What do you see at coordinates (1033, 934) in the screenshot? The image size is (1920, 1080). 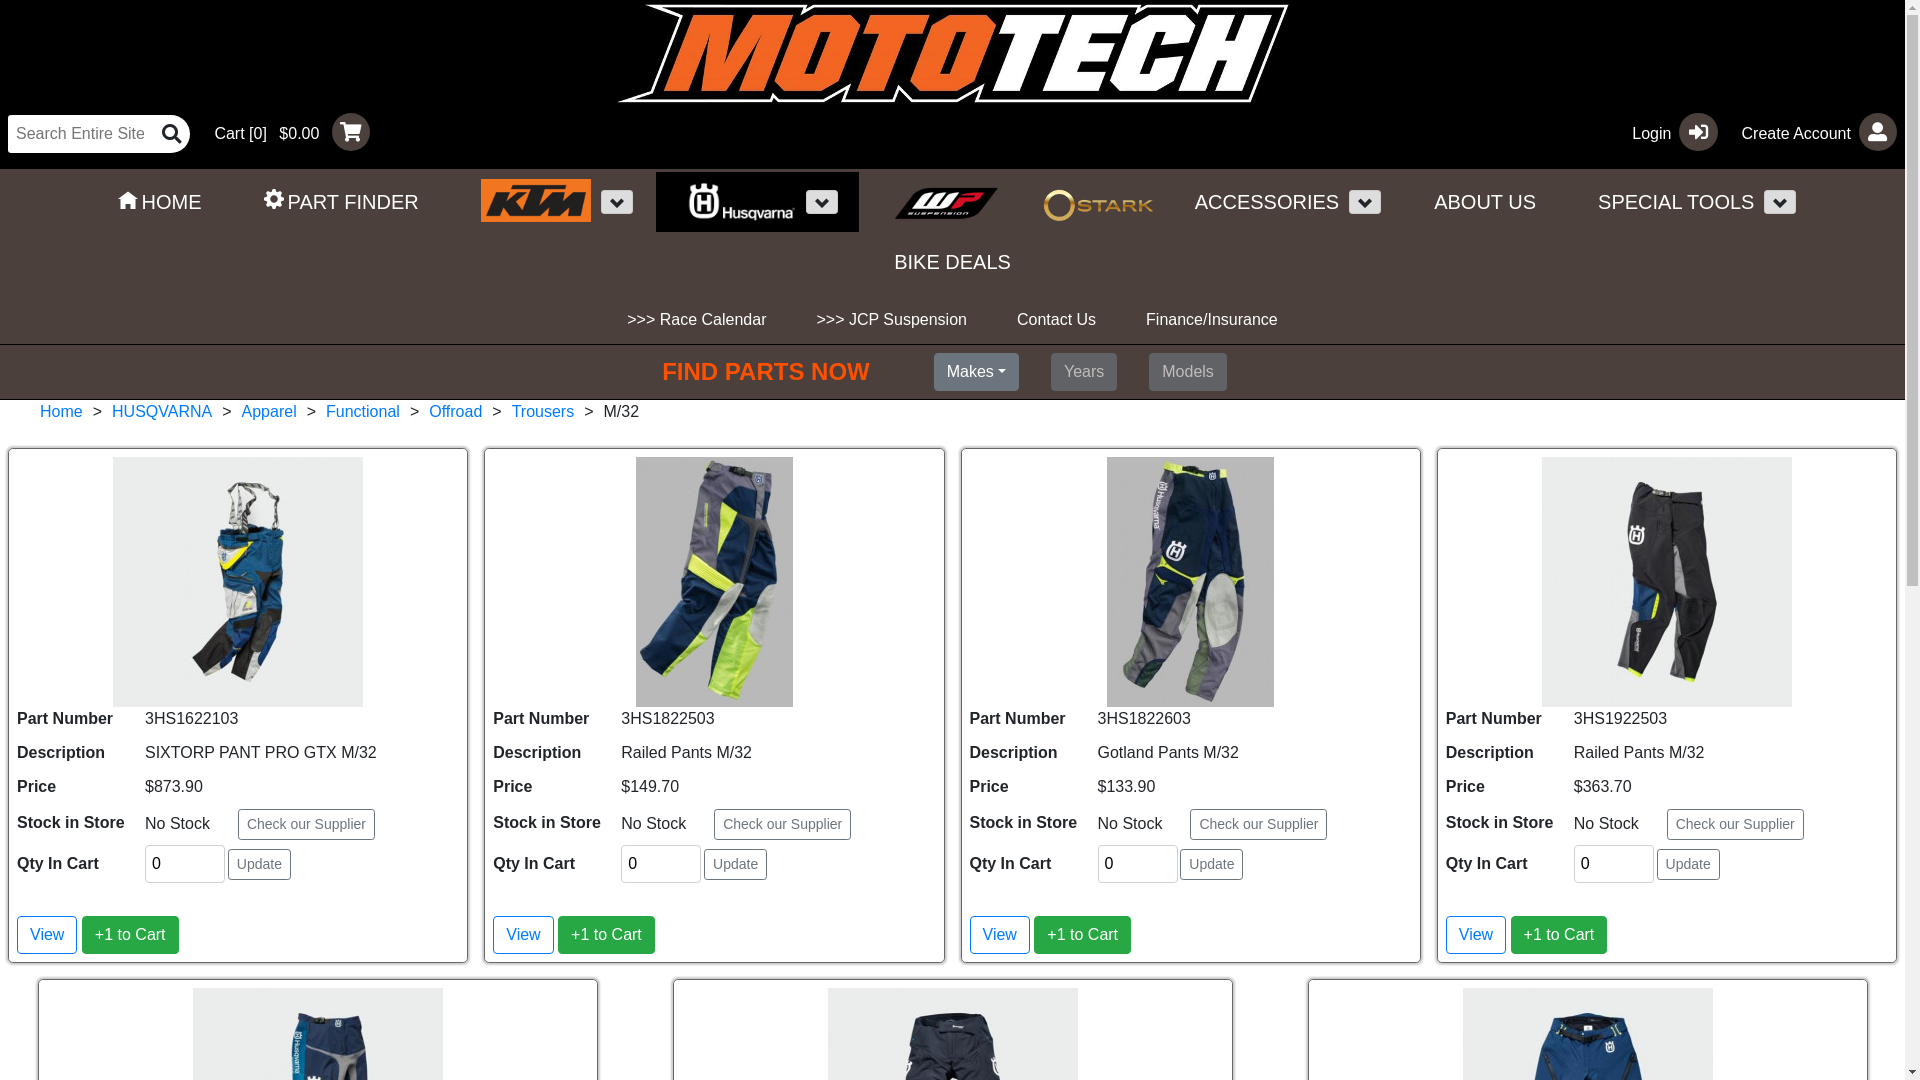 I see `'+1 to Cart'` at bounding box center [1033, 934].